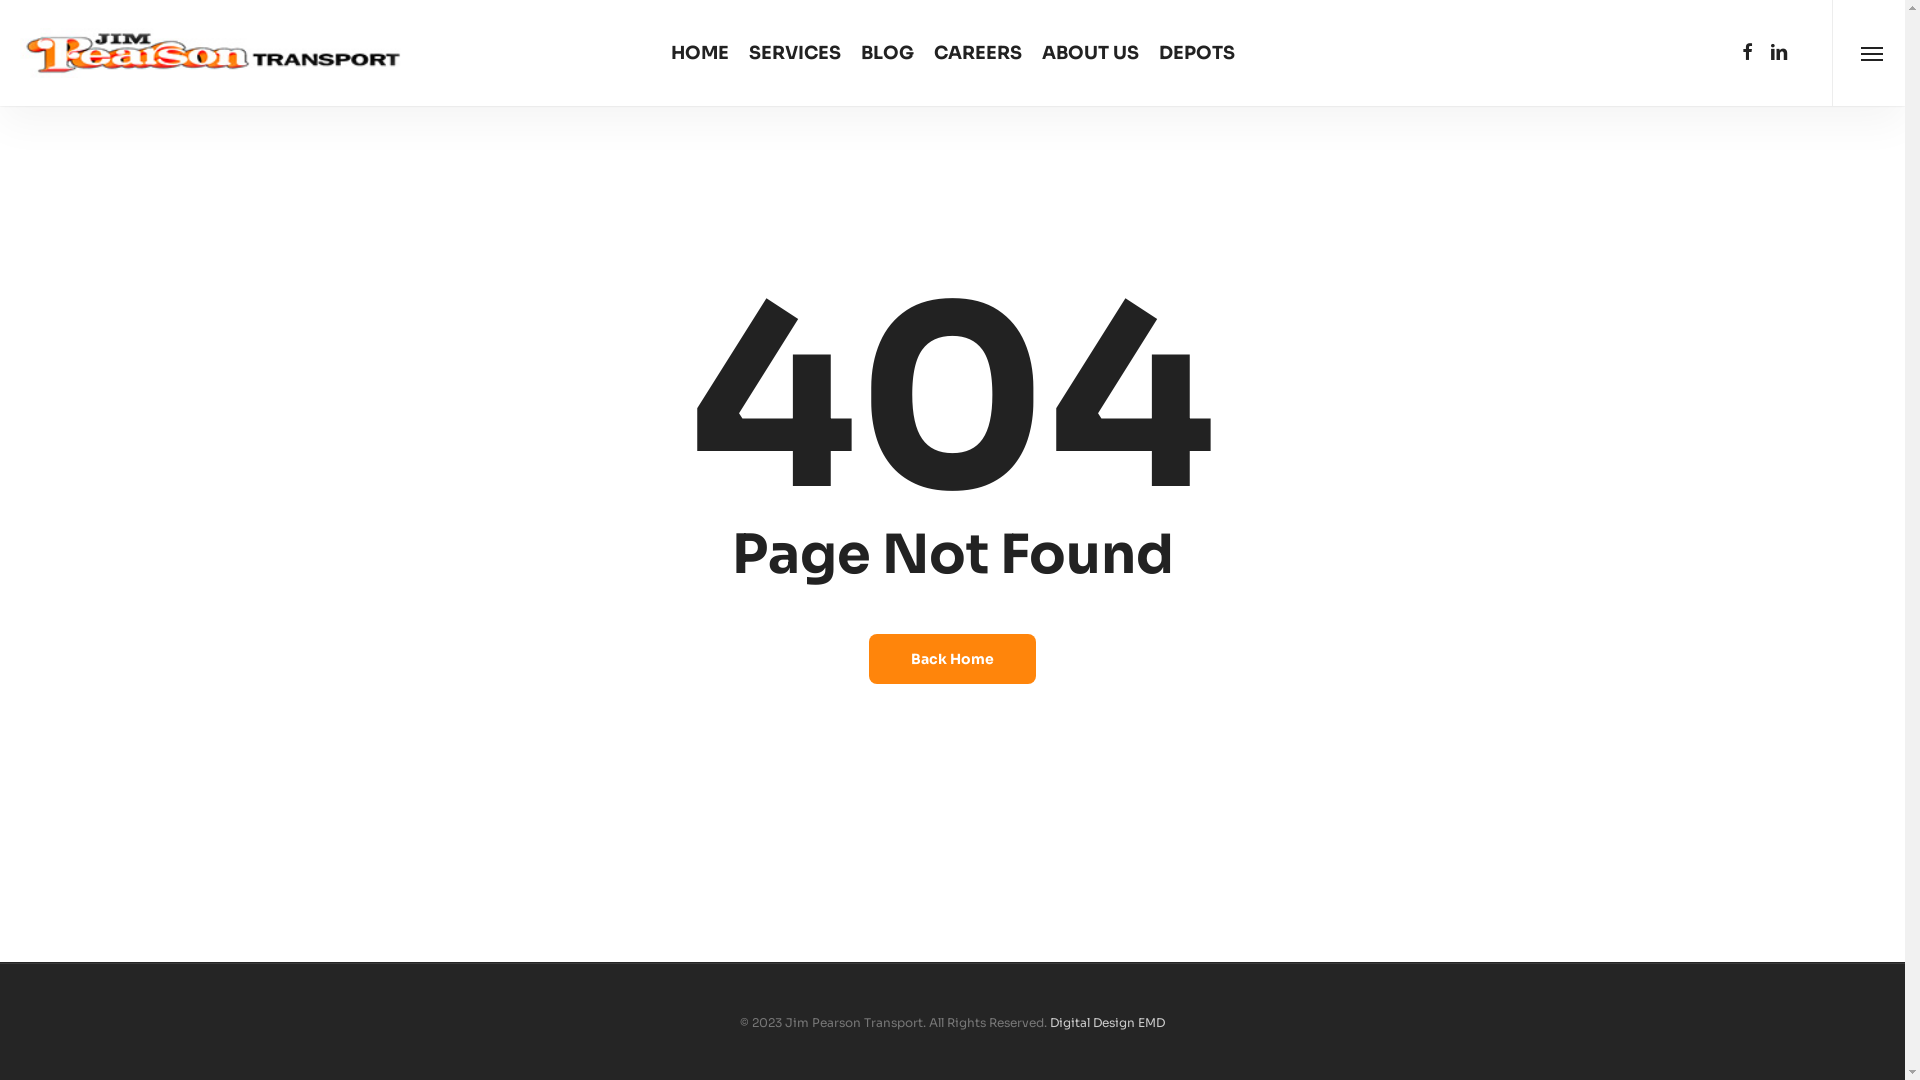 The width and height of the screenshot is (1920, 1080). What do you see at coordinates (978, 52) in the screenshot?
I see `'CAREERS'` at bounding box center [978, 52].